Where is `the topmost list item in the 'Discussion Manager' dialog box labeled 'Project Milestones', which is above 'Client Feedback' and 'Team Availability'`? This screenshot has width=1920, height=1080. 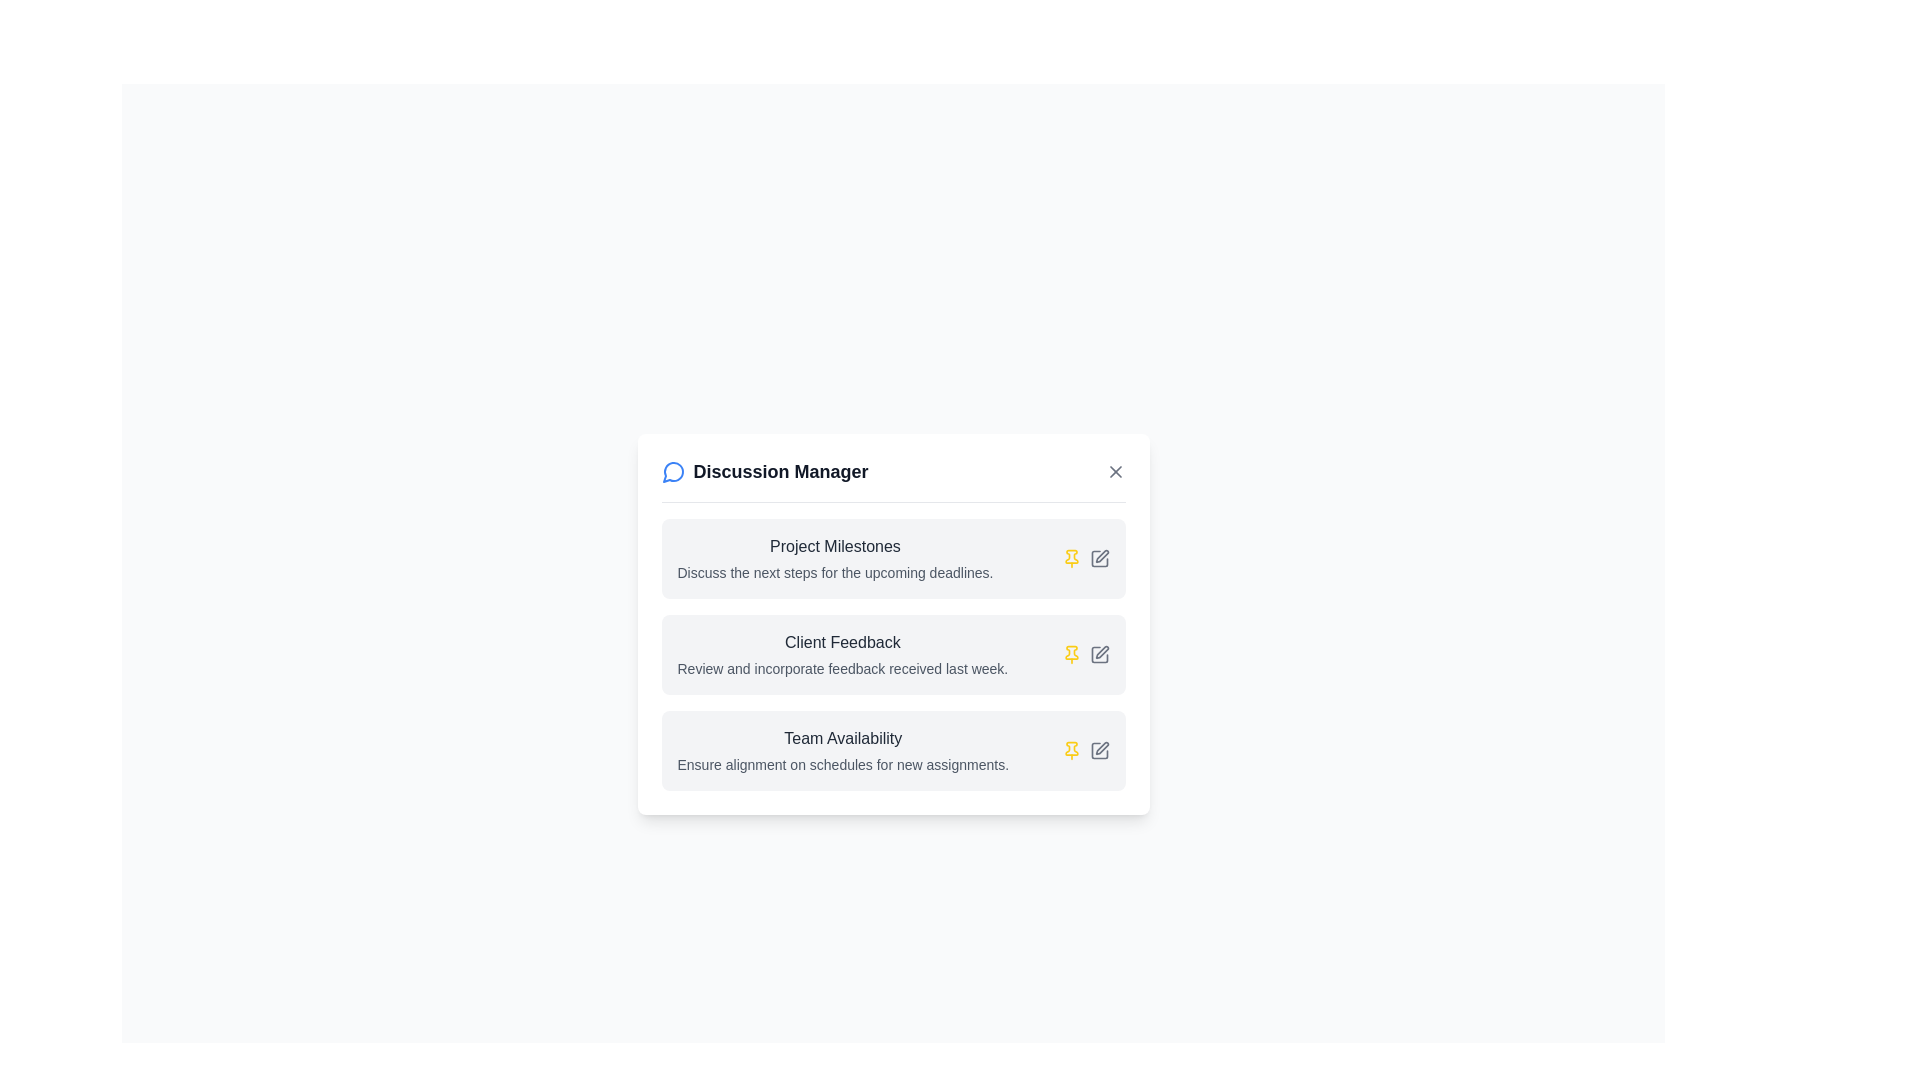
the topmost list item in the 'Discussion Manager' dialog box labeled 'Project Milestones', which is above 'Client Feedback' and 'Team Availability' is located at coordinates (892, 558).